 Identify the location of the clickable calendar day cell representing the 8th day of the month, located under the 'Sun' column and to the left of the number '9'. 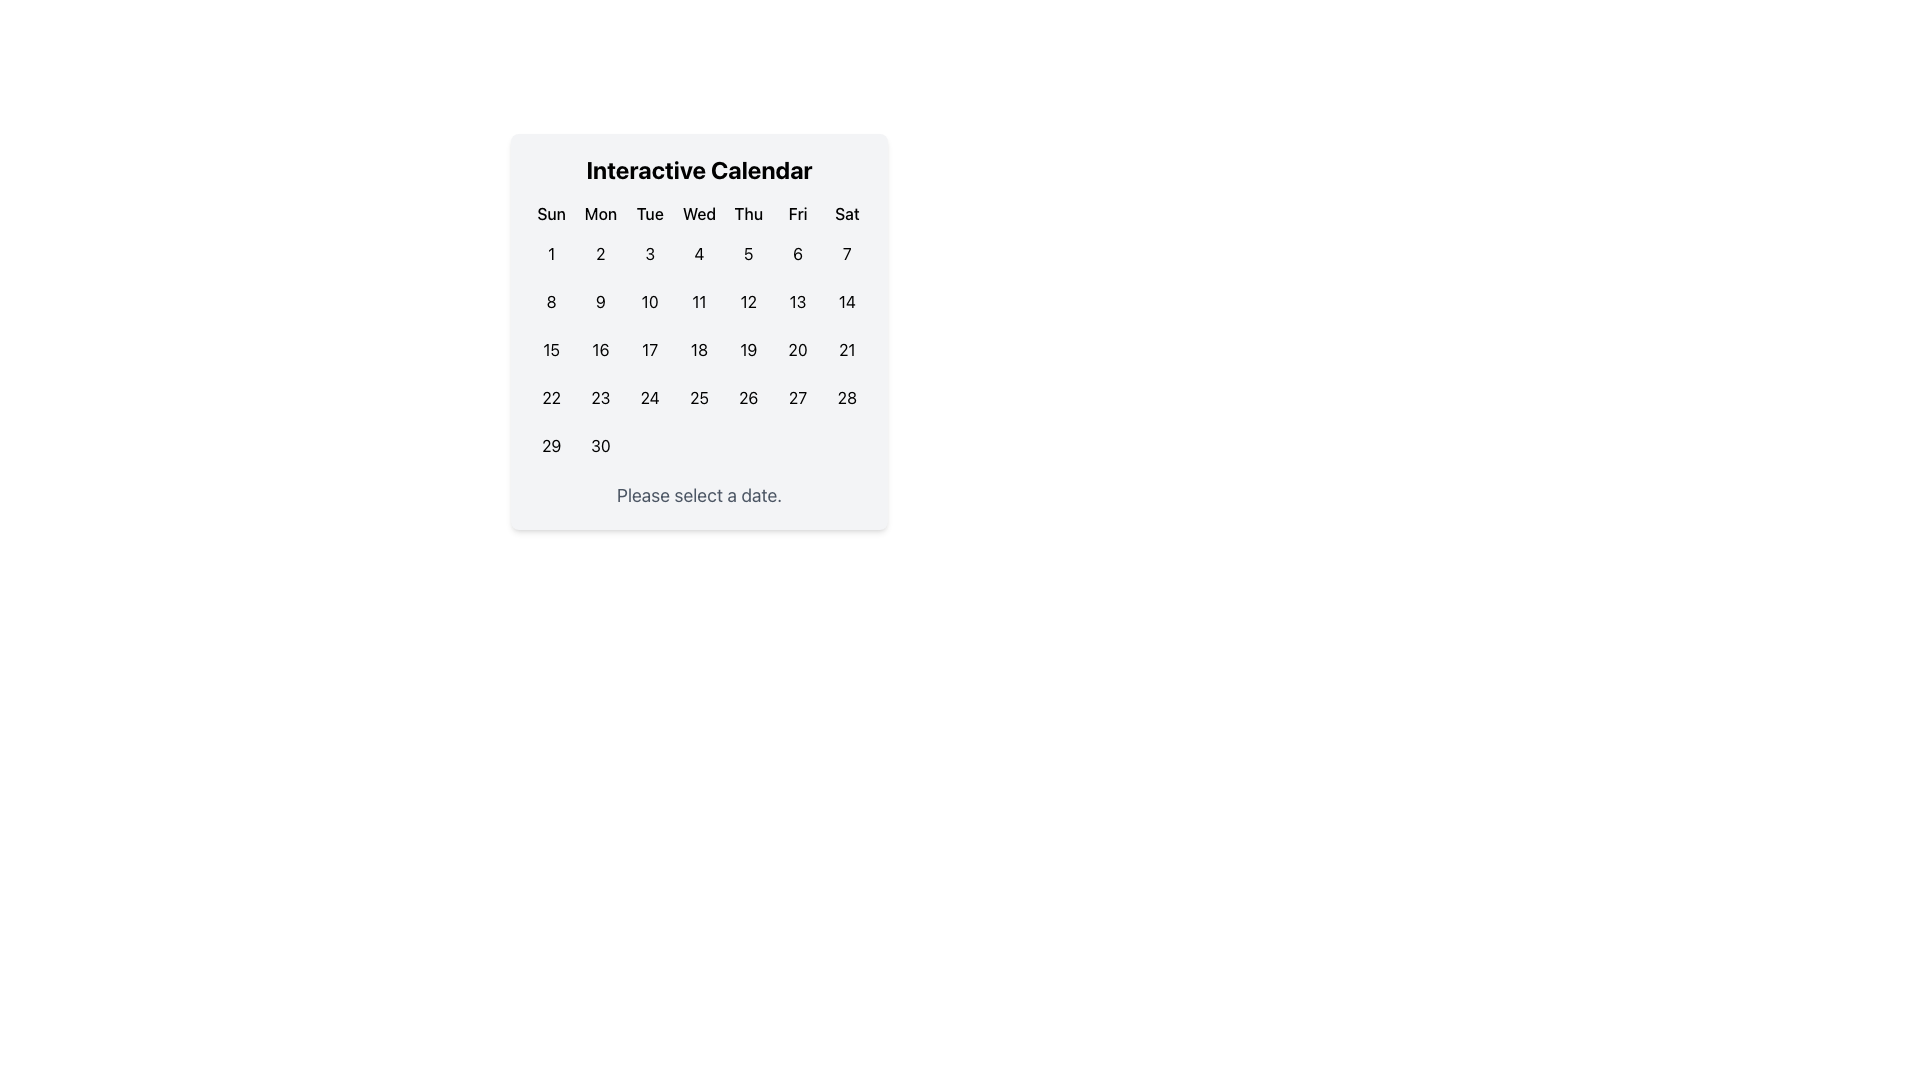
(551, 301).